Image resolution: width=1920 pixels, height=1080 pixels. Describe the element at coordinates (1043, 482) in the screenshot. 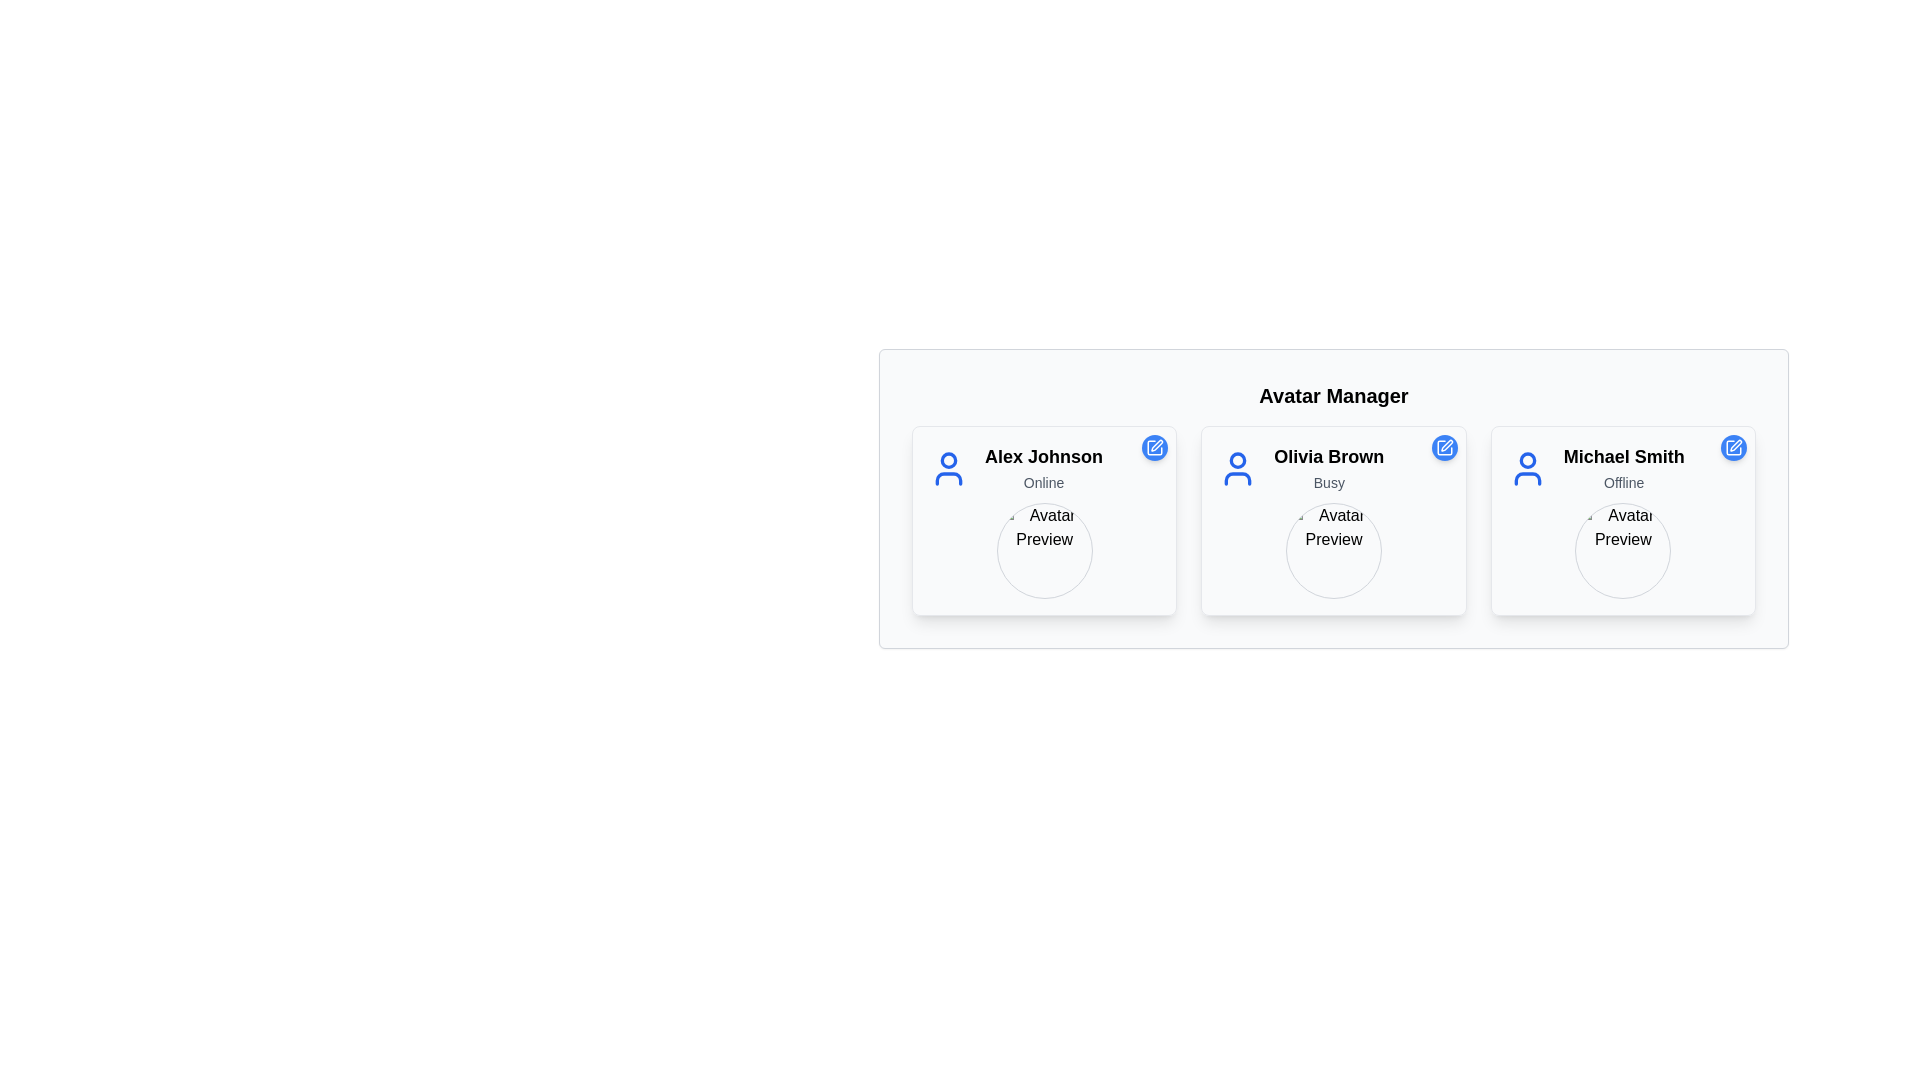

I see `the text label displaying 'Online' located below the 'Alex Johnson' main name label within the card for Alex Johnson` at that location.